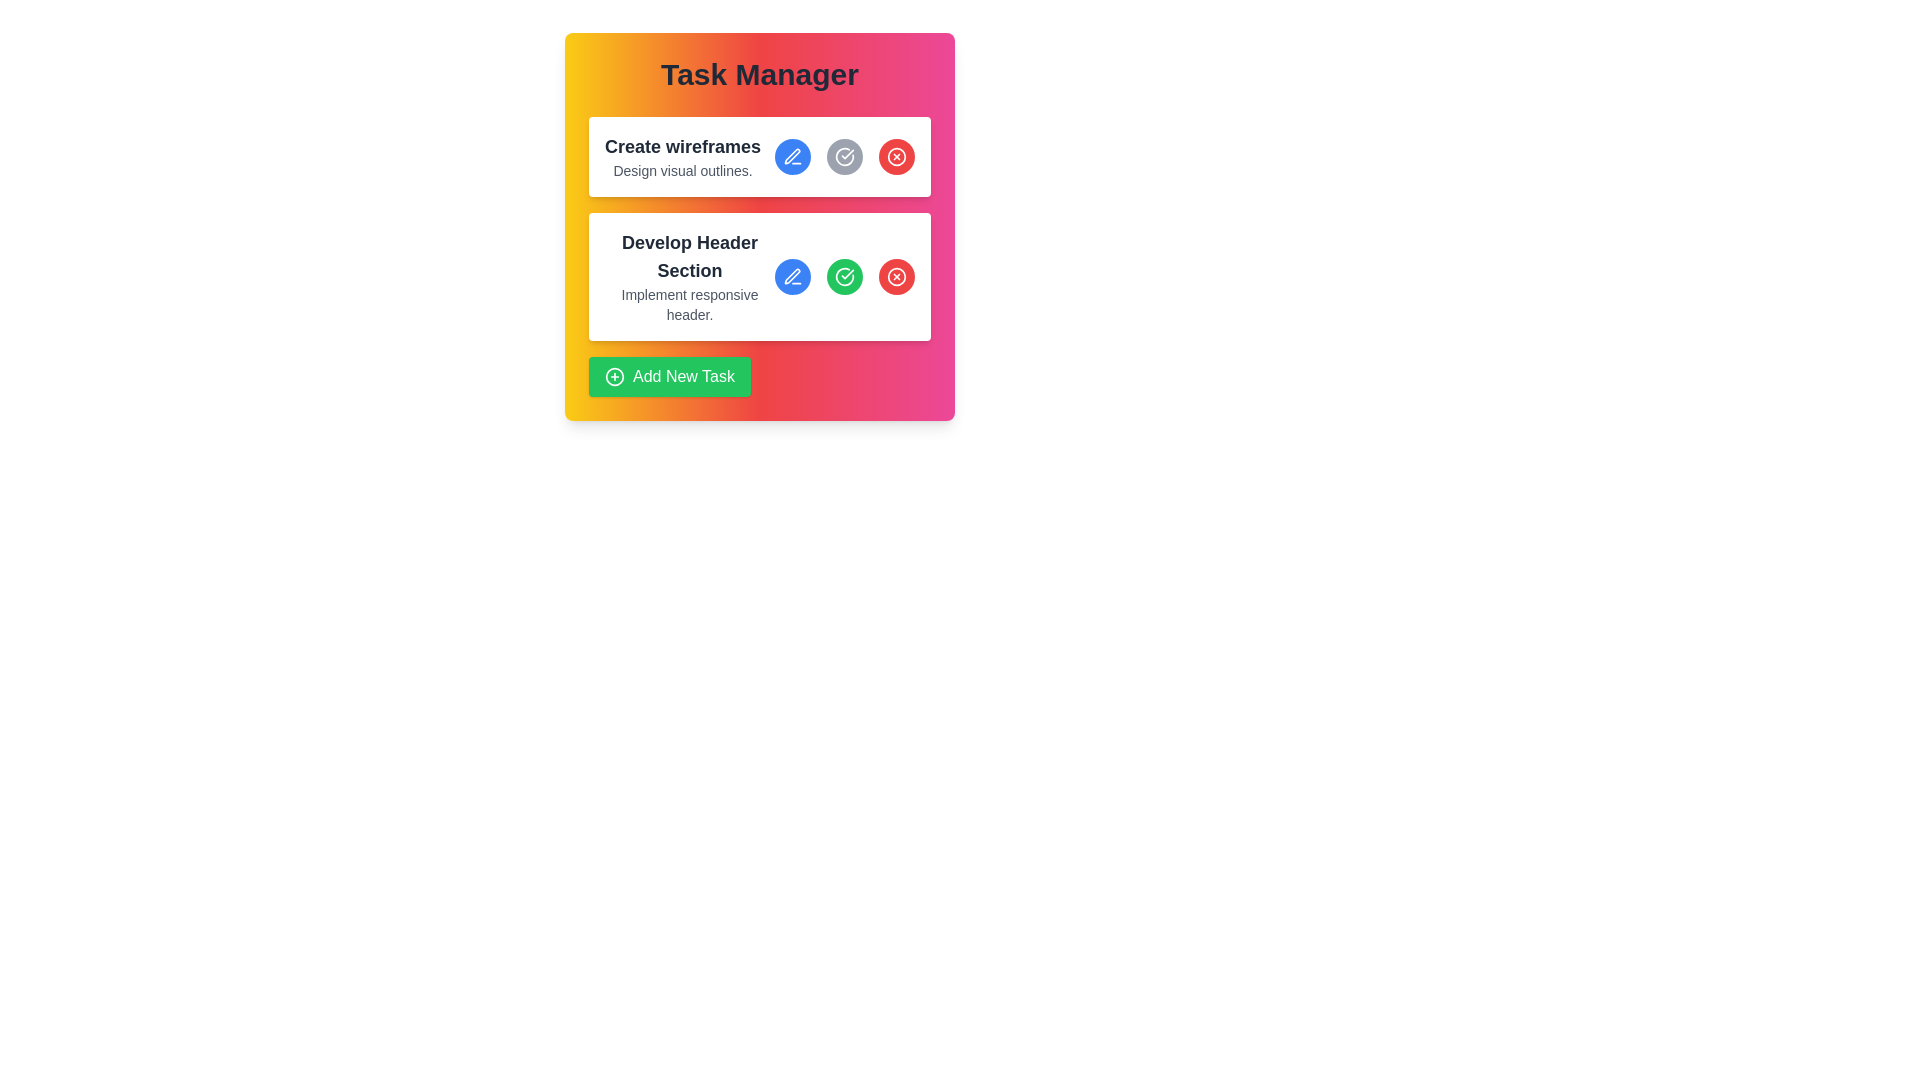 The image size is (1920, 1080). What do you see at coordinates (613, 377) in the screenshot?
I see `the addition icon located at the leftmost portion of the 'Add New Task' button` at bounding box center [613, 377].